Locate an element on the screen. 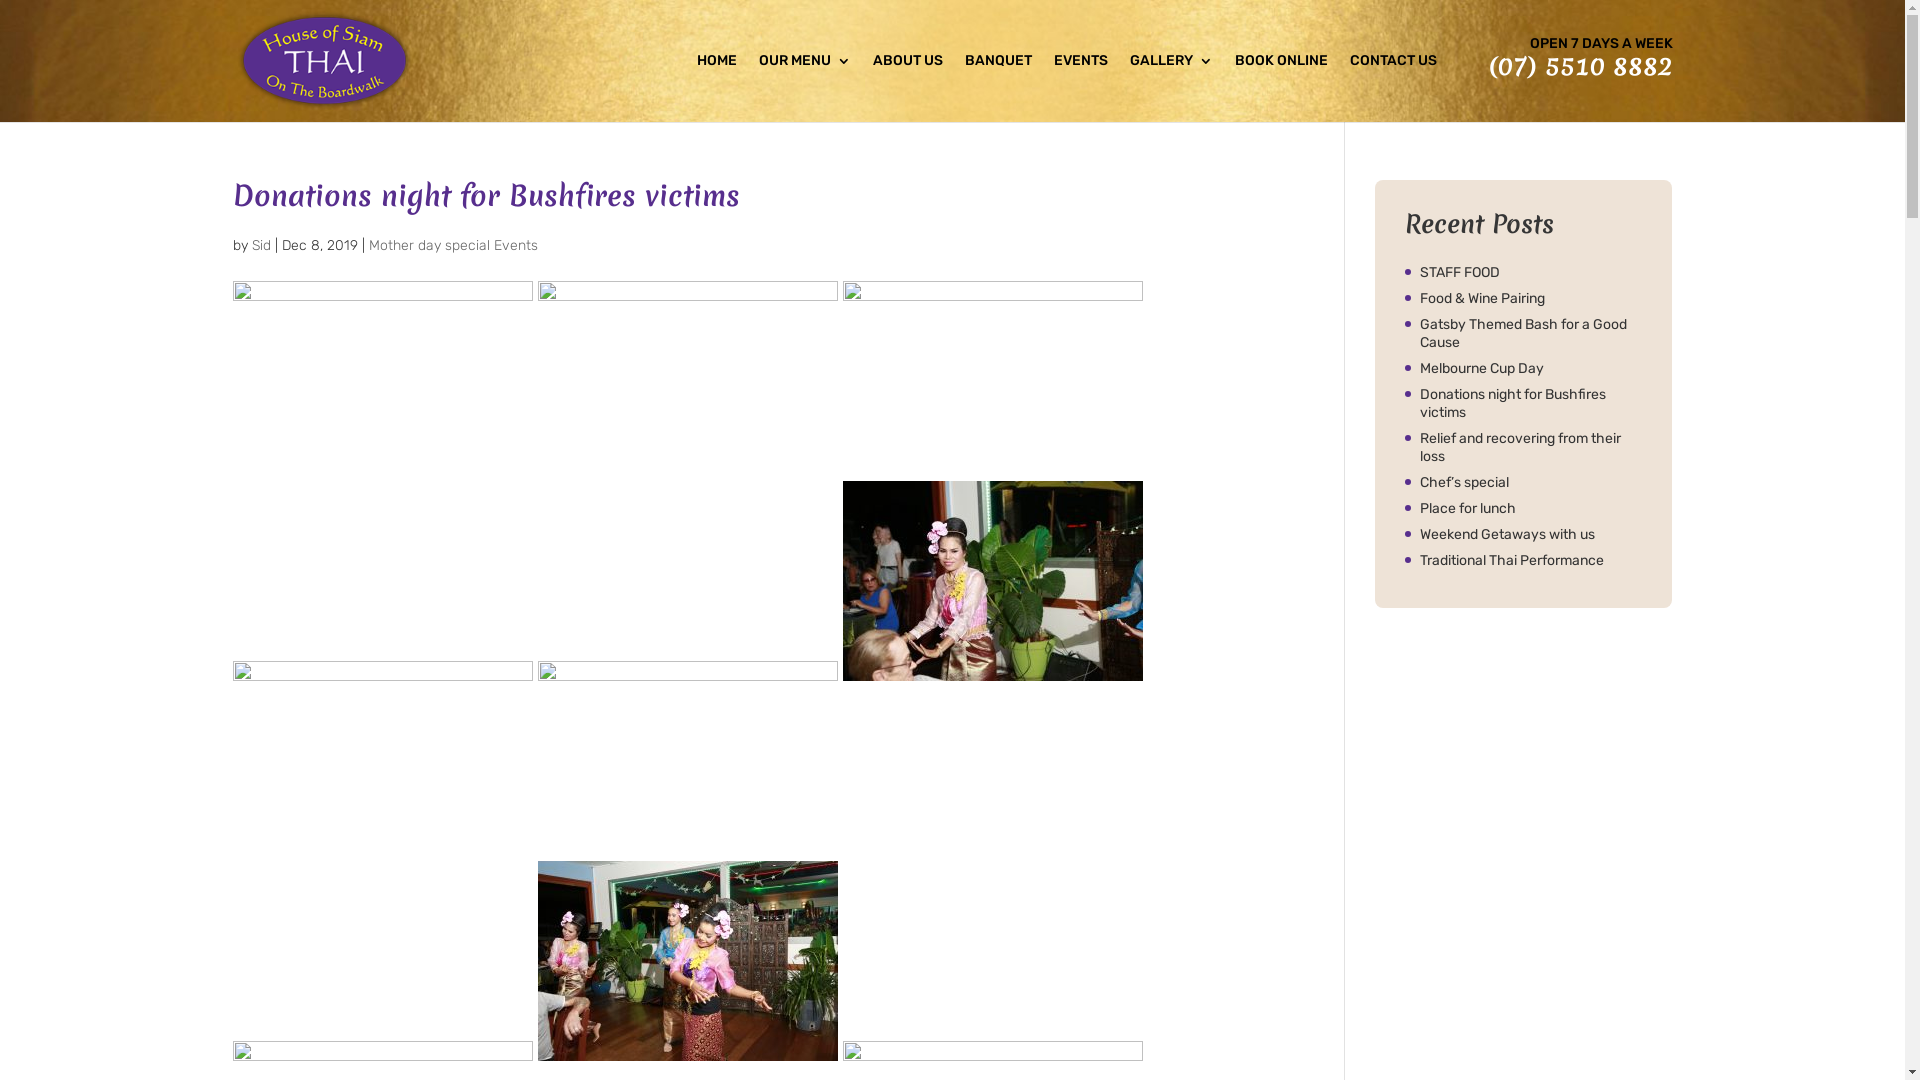  'HOME' is located at coordinates (715, 87).